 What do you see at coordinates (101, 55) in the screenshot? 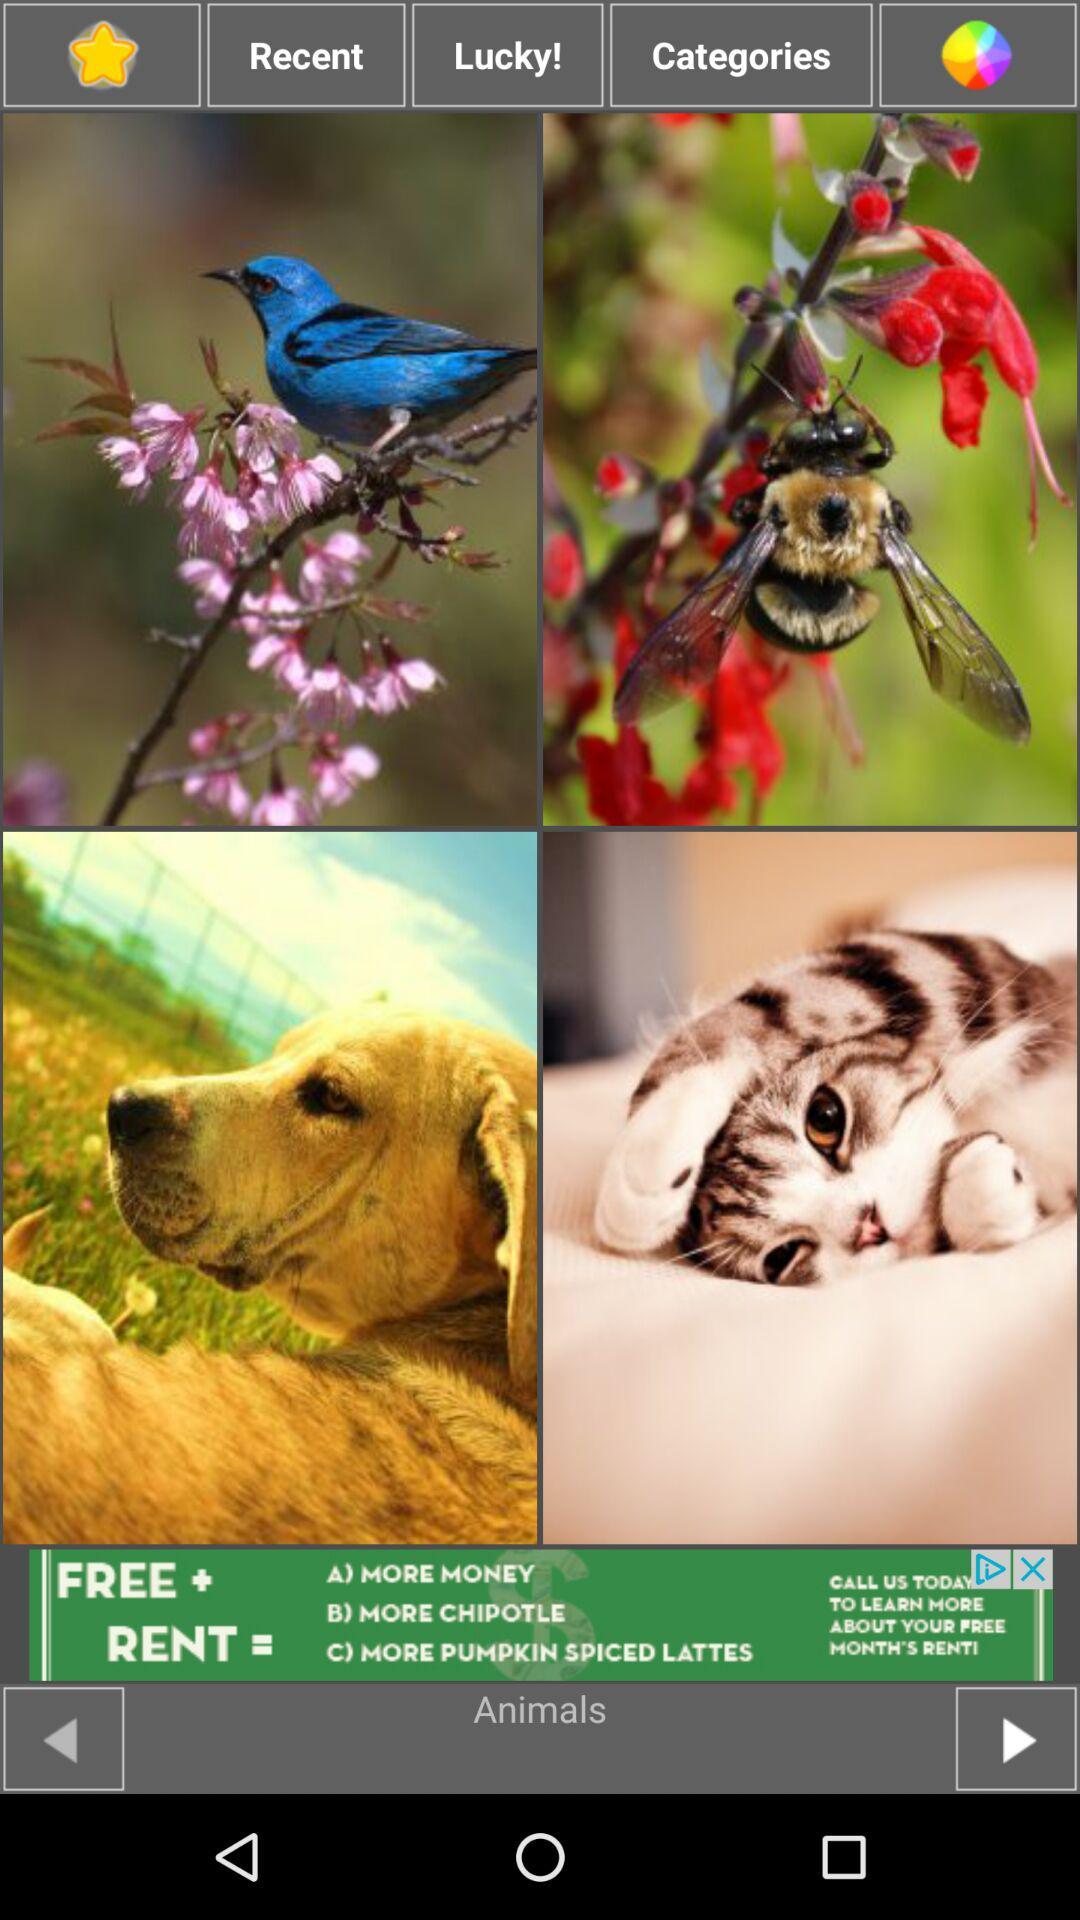
I see `favarat` at bounding box center [101, 55].